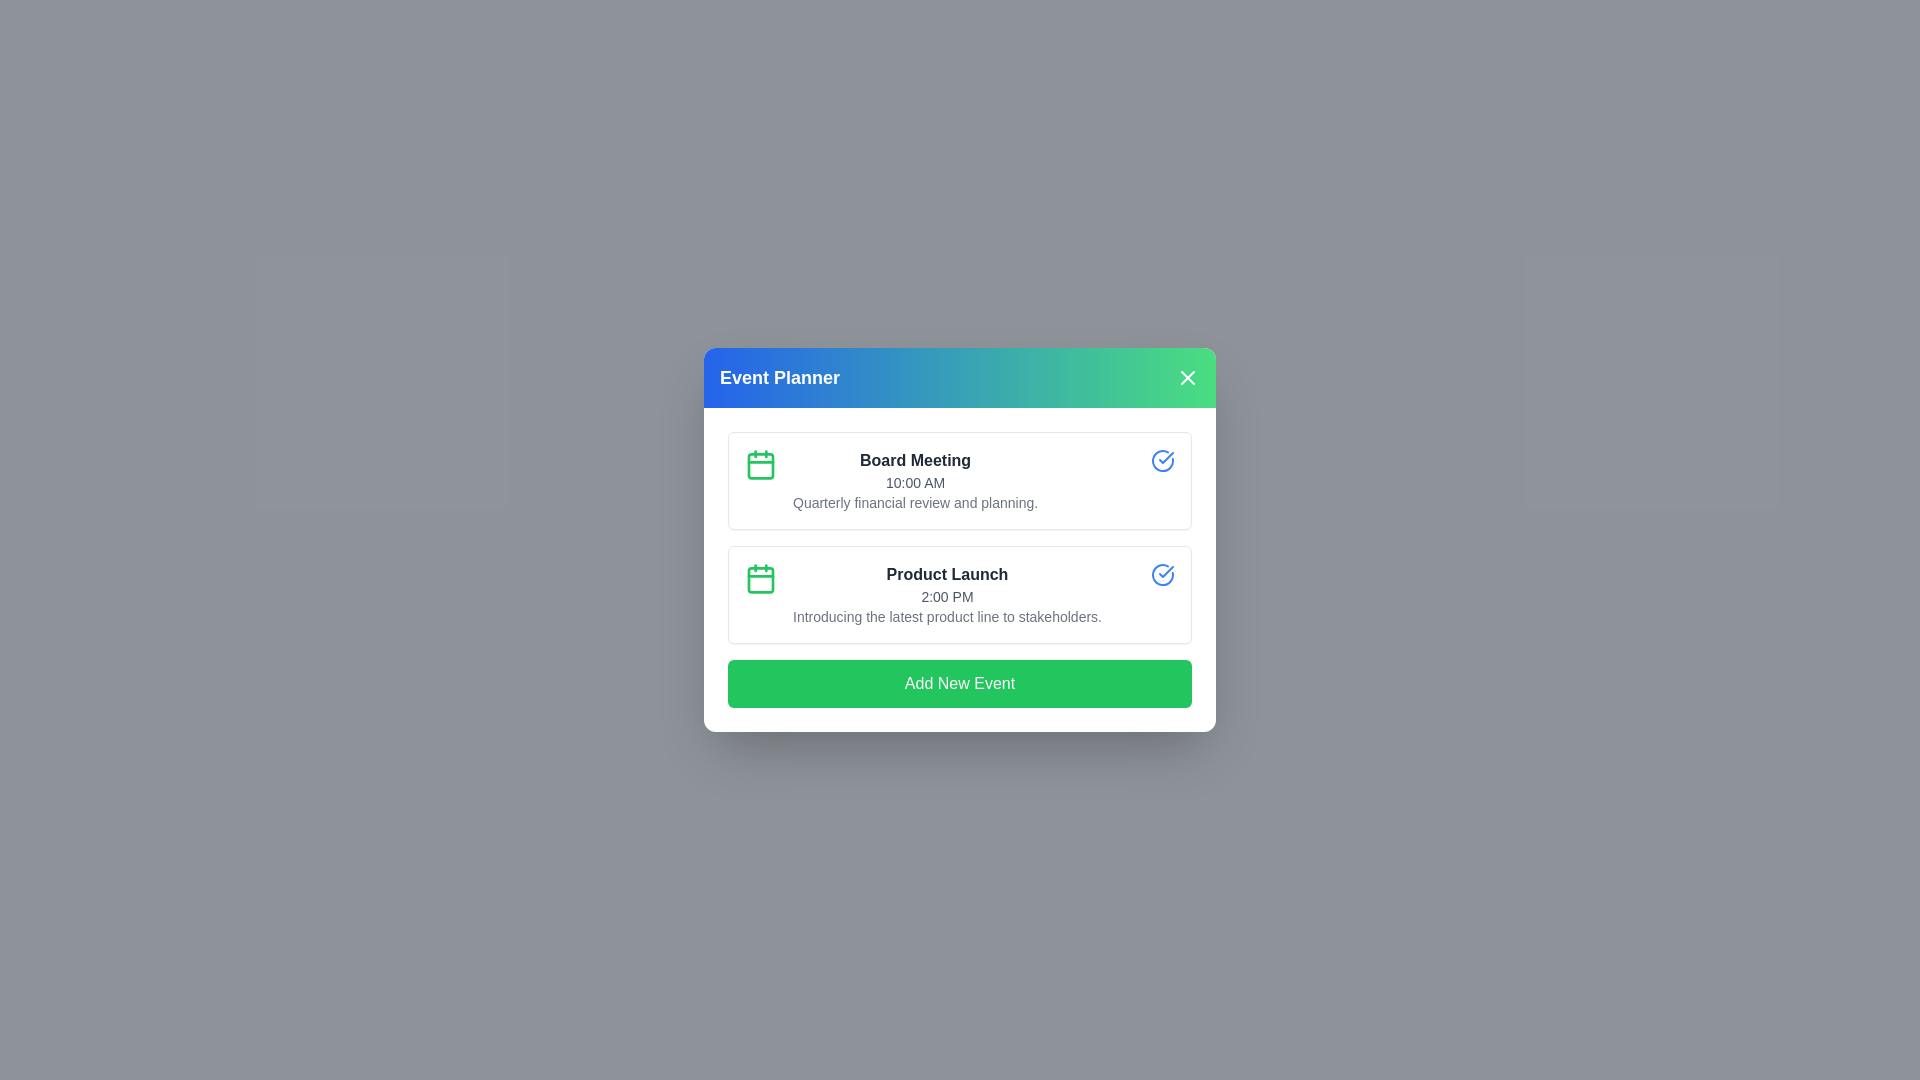 This screenshot has width=1920, height=1080. Describe the element at coordinates (1162, 461) in the screenshot. I see `the clickable confirmation icon located in the top-right corner of the 'Board Meeting' event card to change its color` at that location.